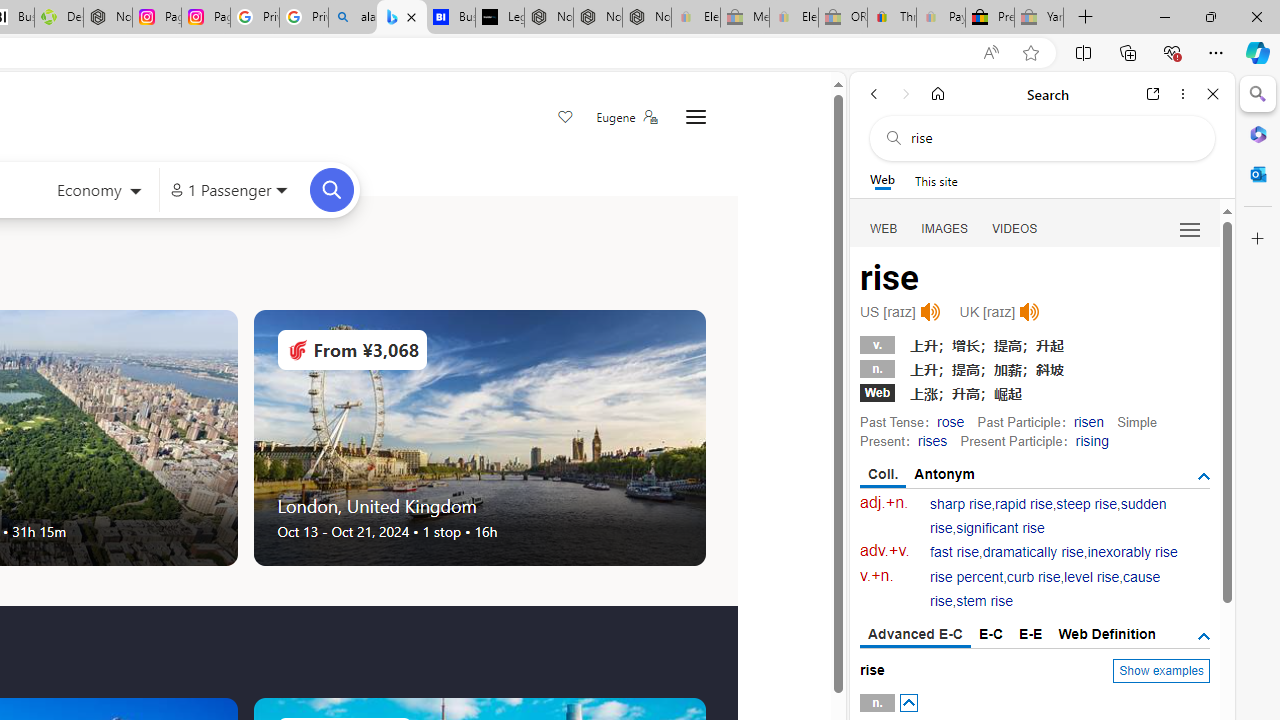  I want to click on 'dramatically rise', so click(1032, 552).